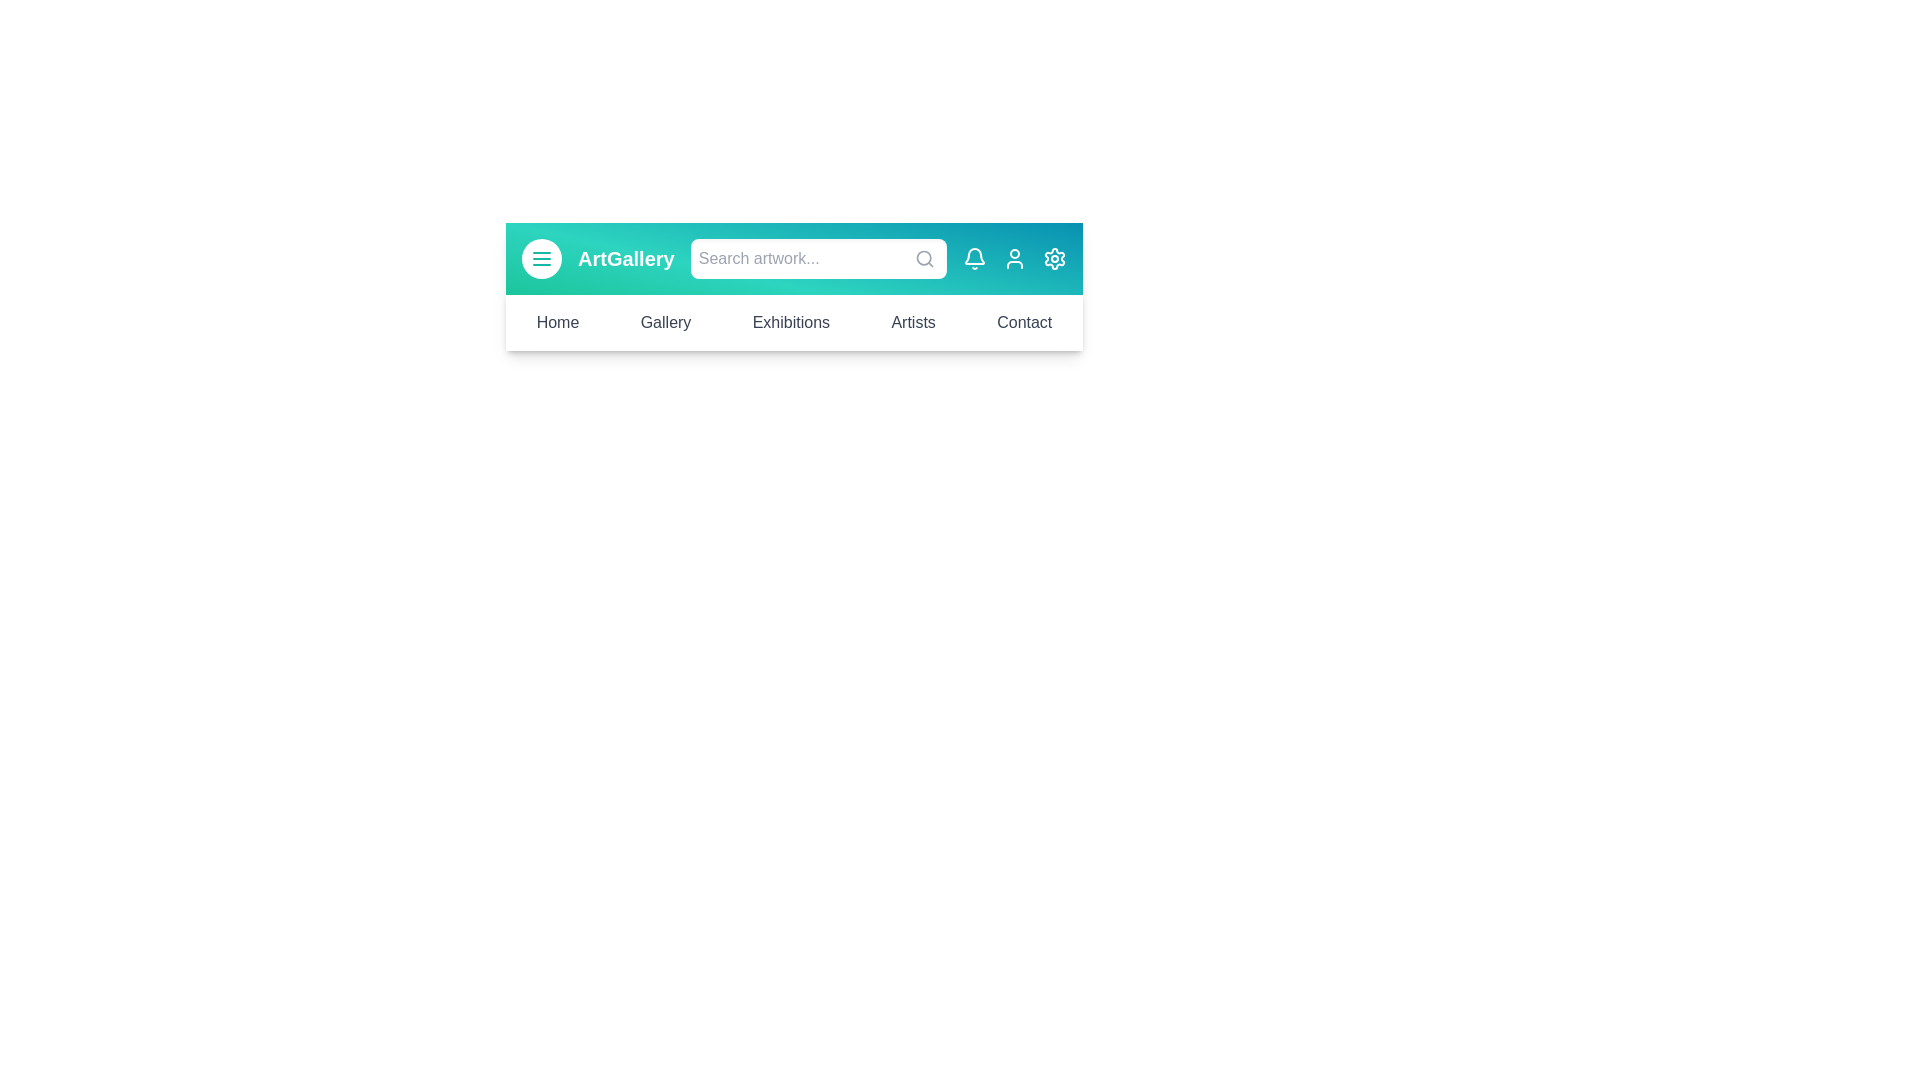 This screenshot has height=1080, width=1920. What do you see at coordinates (1023, 322) in the screenshot?
I see `the menu option Contact to navigate to the corresponding section` at bounding box center [1023, 322].